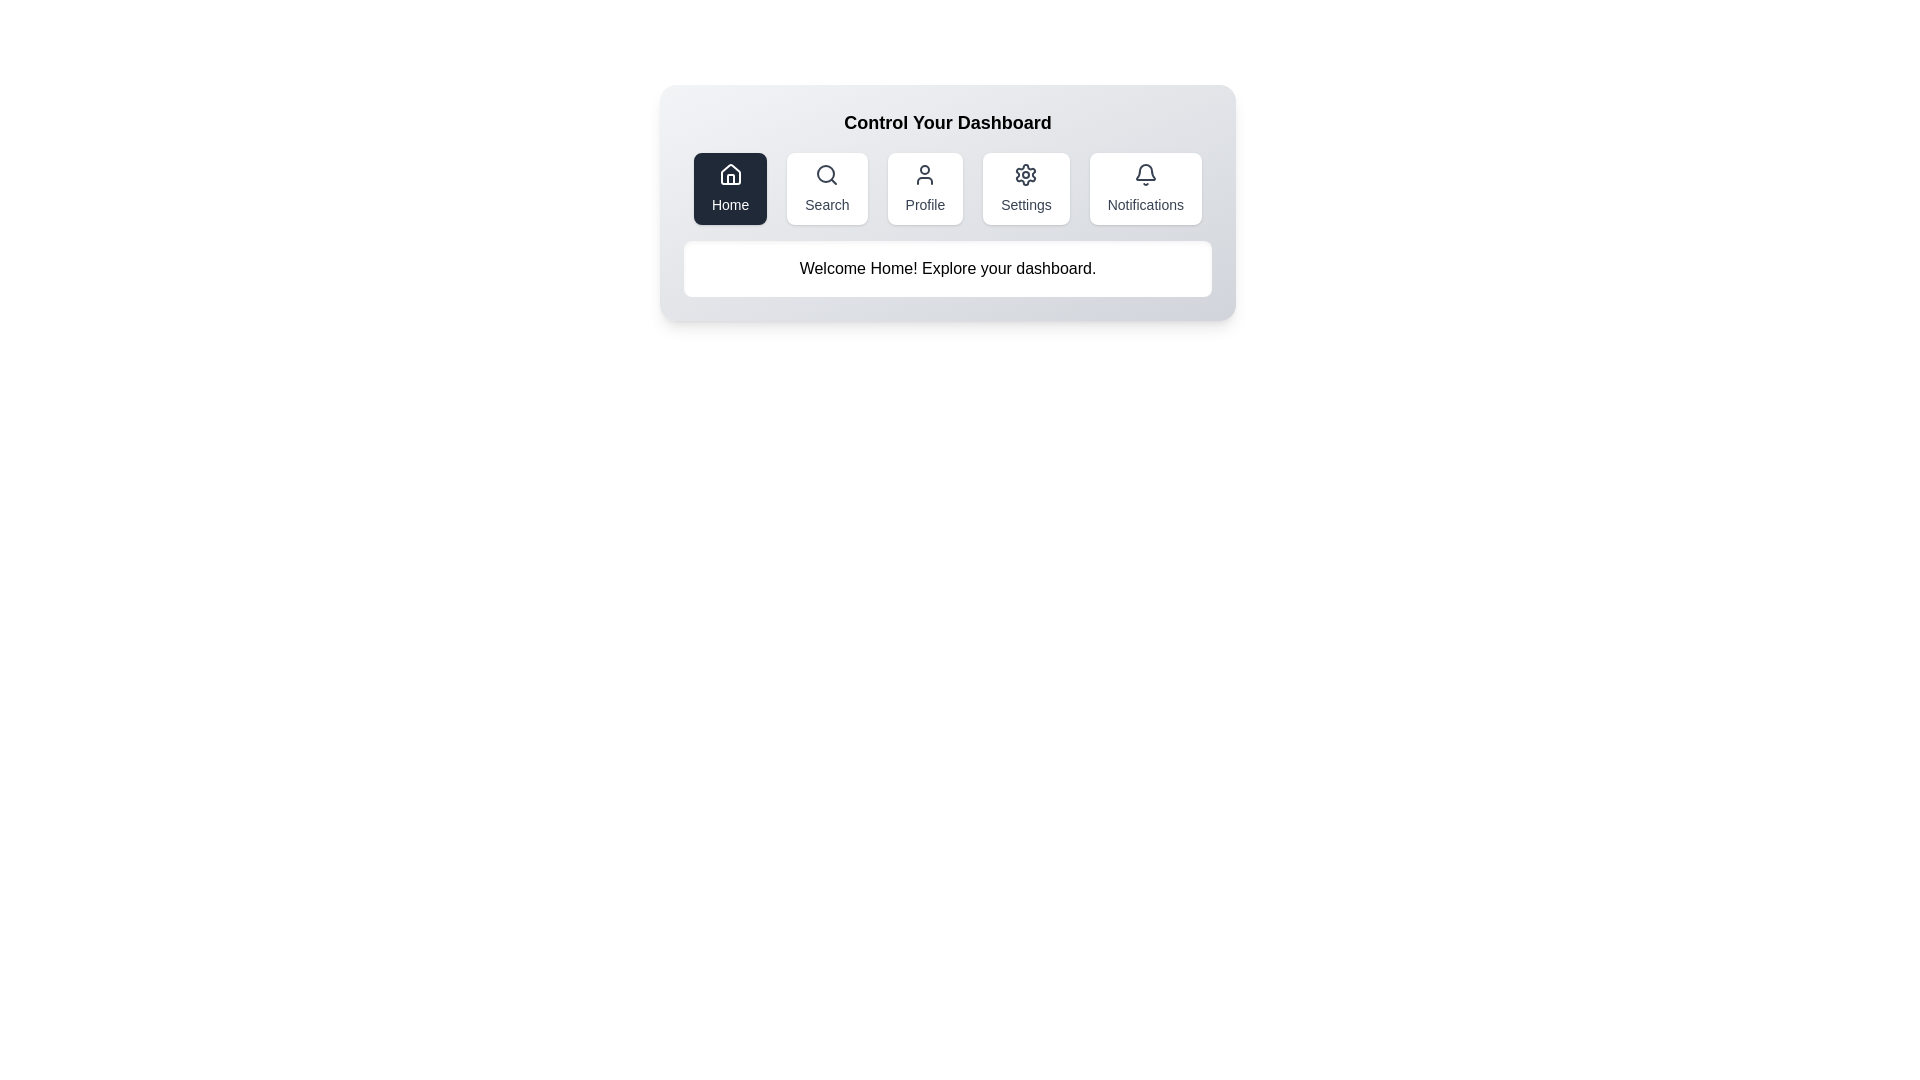 This screenshot has height=1080, width=1920. Describe the element at coordinates (729, 173) in the screenshot. I see `the home icon, which is a minimal vector graphic of a house outline, located in the navigation section as the first icon in a horizontal list` at that location.